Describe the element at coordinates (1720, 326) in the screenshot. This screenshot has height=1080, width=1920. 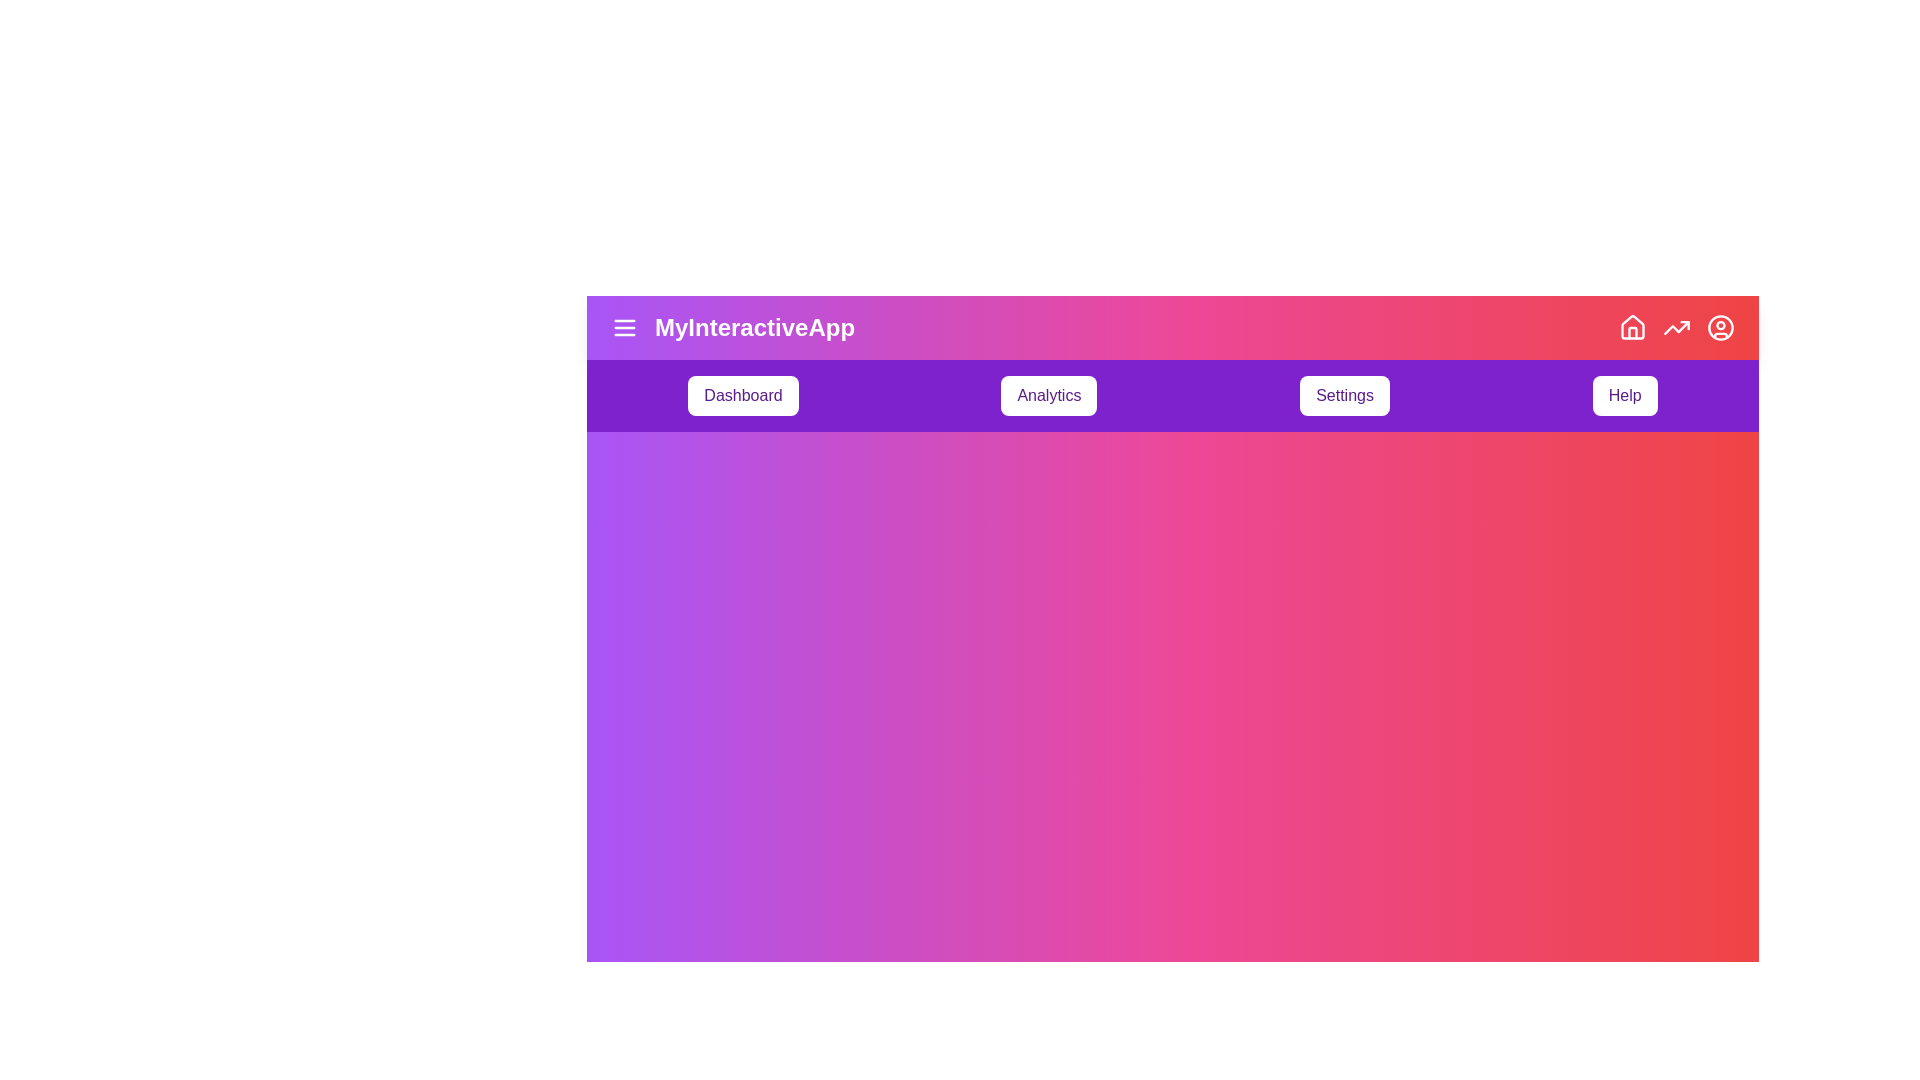
I see `the 'UserCircle' icon button to trigger its associated action` at that location.